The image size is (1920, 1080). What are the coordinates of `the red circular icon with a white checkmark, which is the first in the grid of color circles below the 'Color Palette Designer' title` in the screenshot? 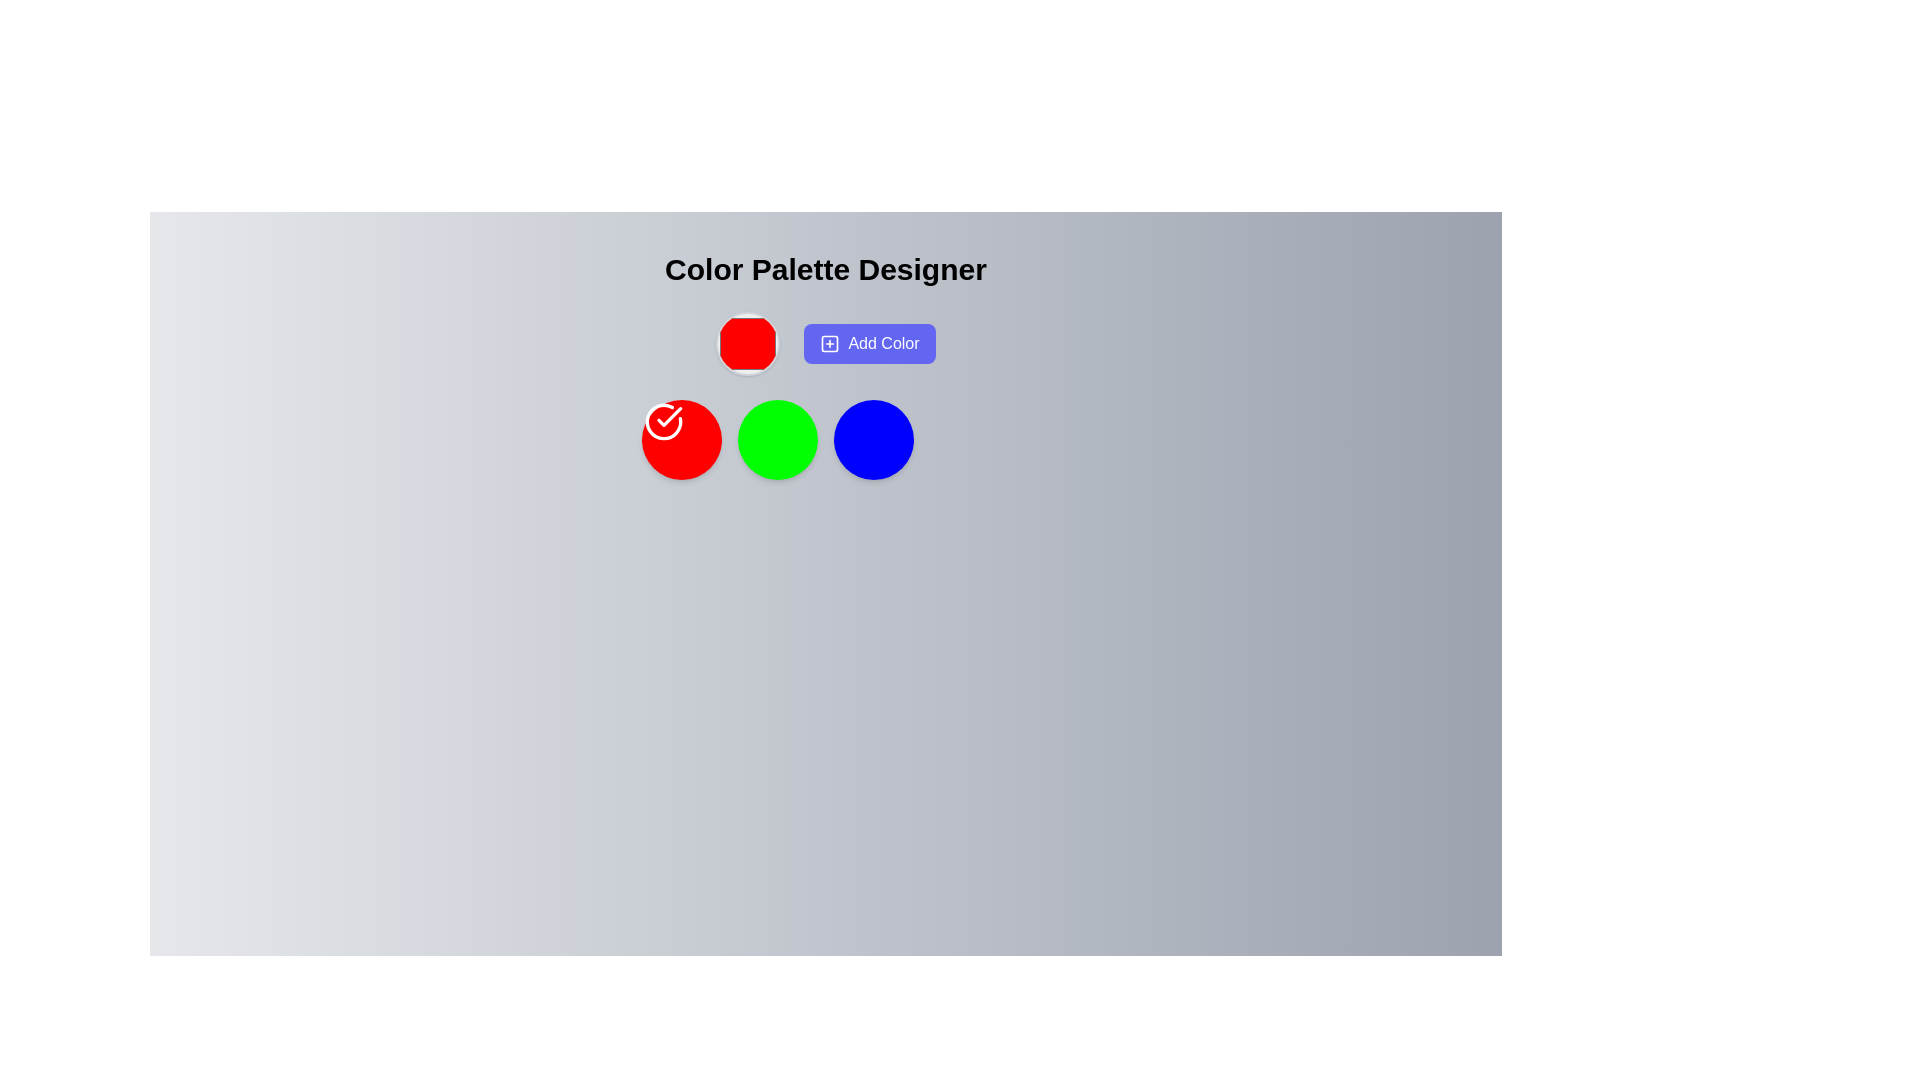 It's located at (681, 438).